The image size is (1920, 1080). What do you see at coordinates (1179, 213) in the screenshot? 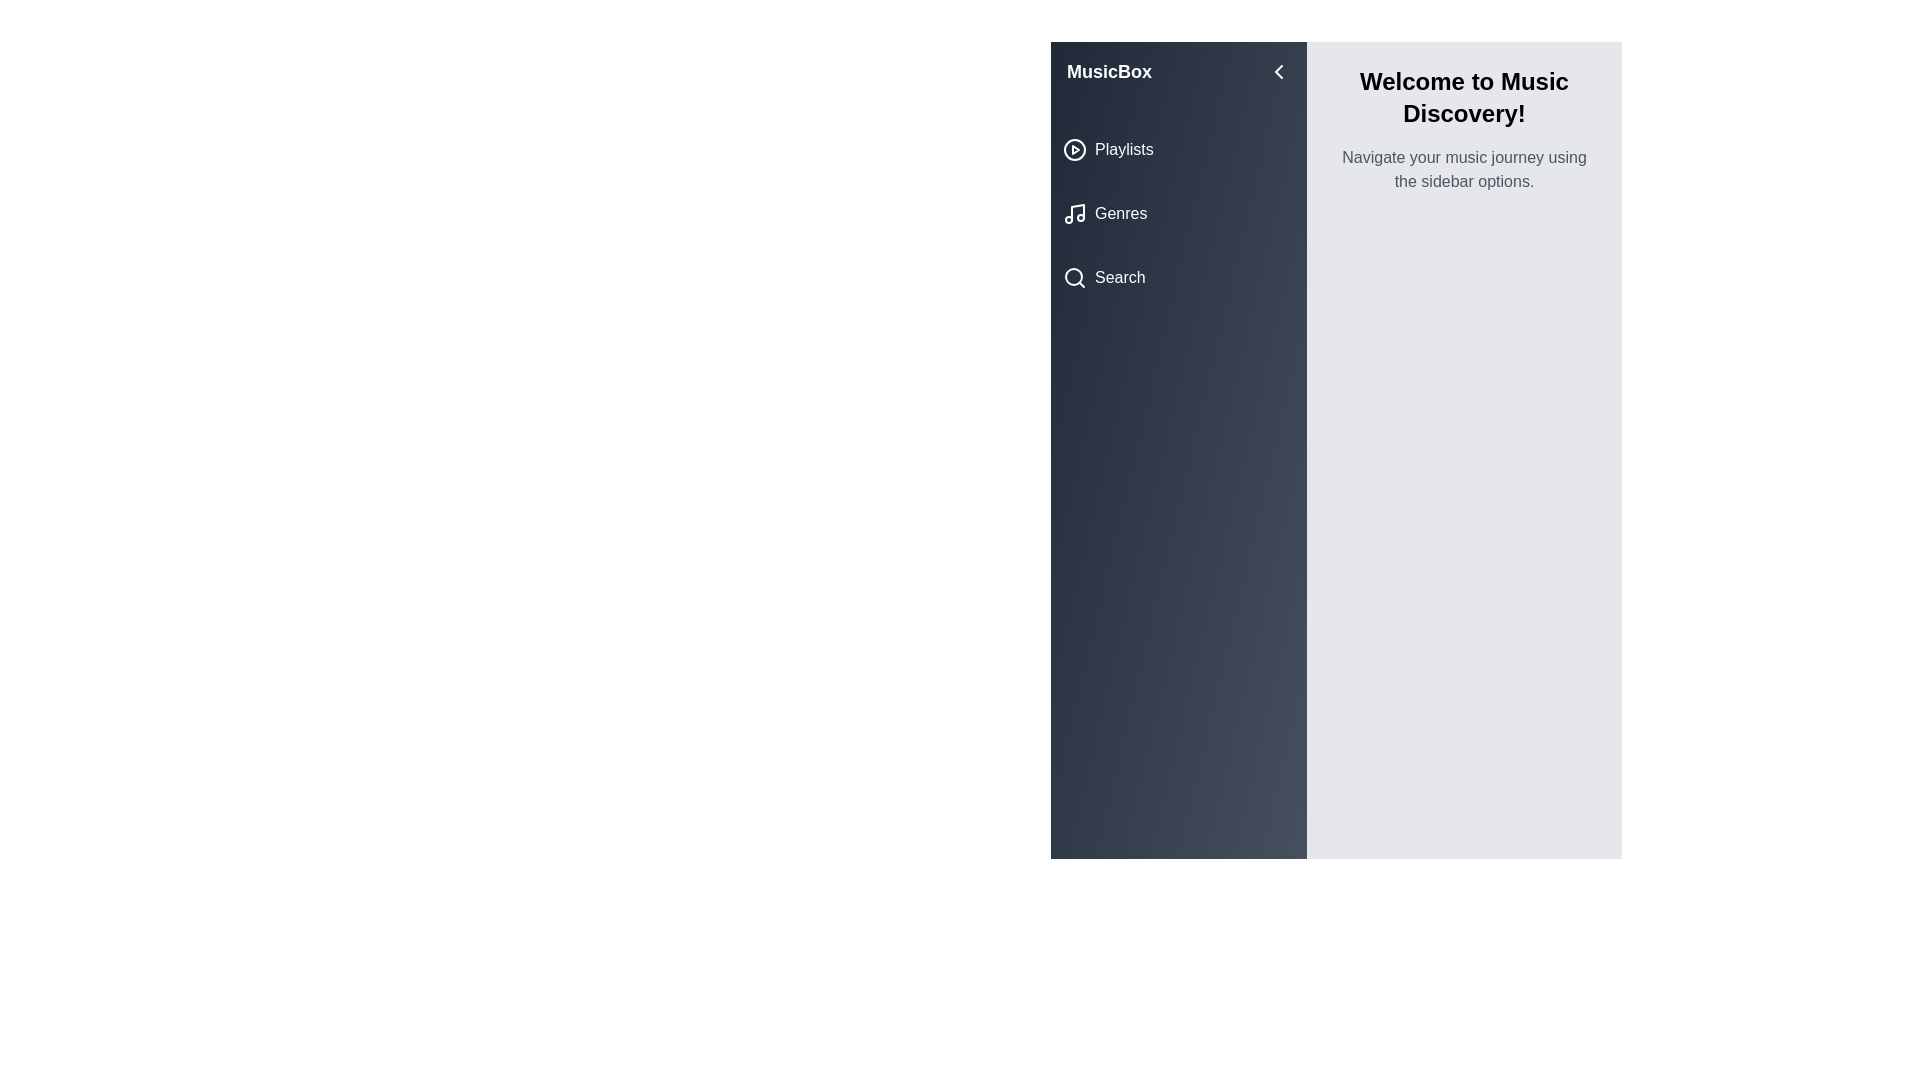
I see `the music category Genres from the sidebar` at bounding box center [1179, 213].